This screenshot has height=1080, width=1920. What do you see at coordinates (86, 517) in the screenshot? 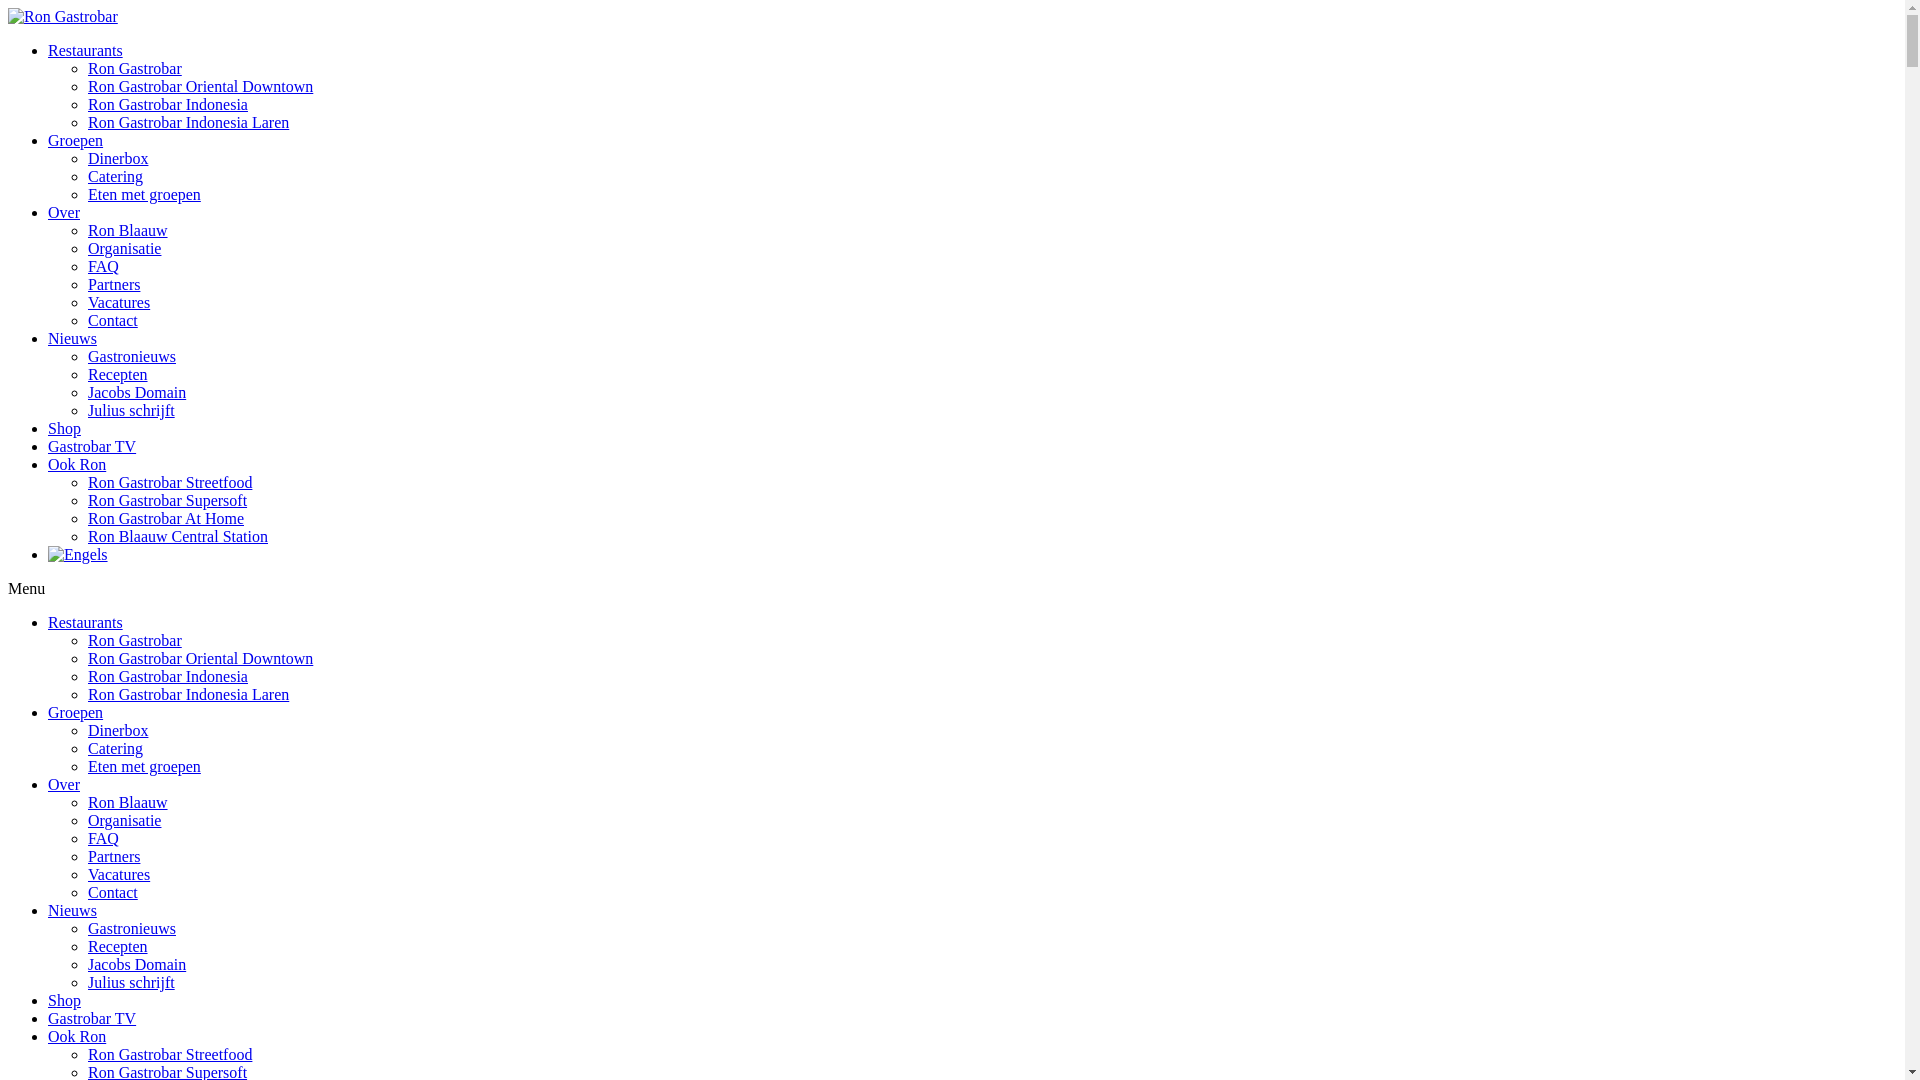
I see `'Ron Gastrobar At Home'` at bounding box center [86, 517].